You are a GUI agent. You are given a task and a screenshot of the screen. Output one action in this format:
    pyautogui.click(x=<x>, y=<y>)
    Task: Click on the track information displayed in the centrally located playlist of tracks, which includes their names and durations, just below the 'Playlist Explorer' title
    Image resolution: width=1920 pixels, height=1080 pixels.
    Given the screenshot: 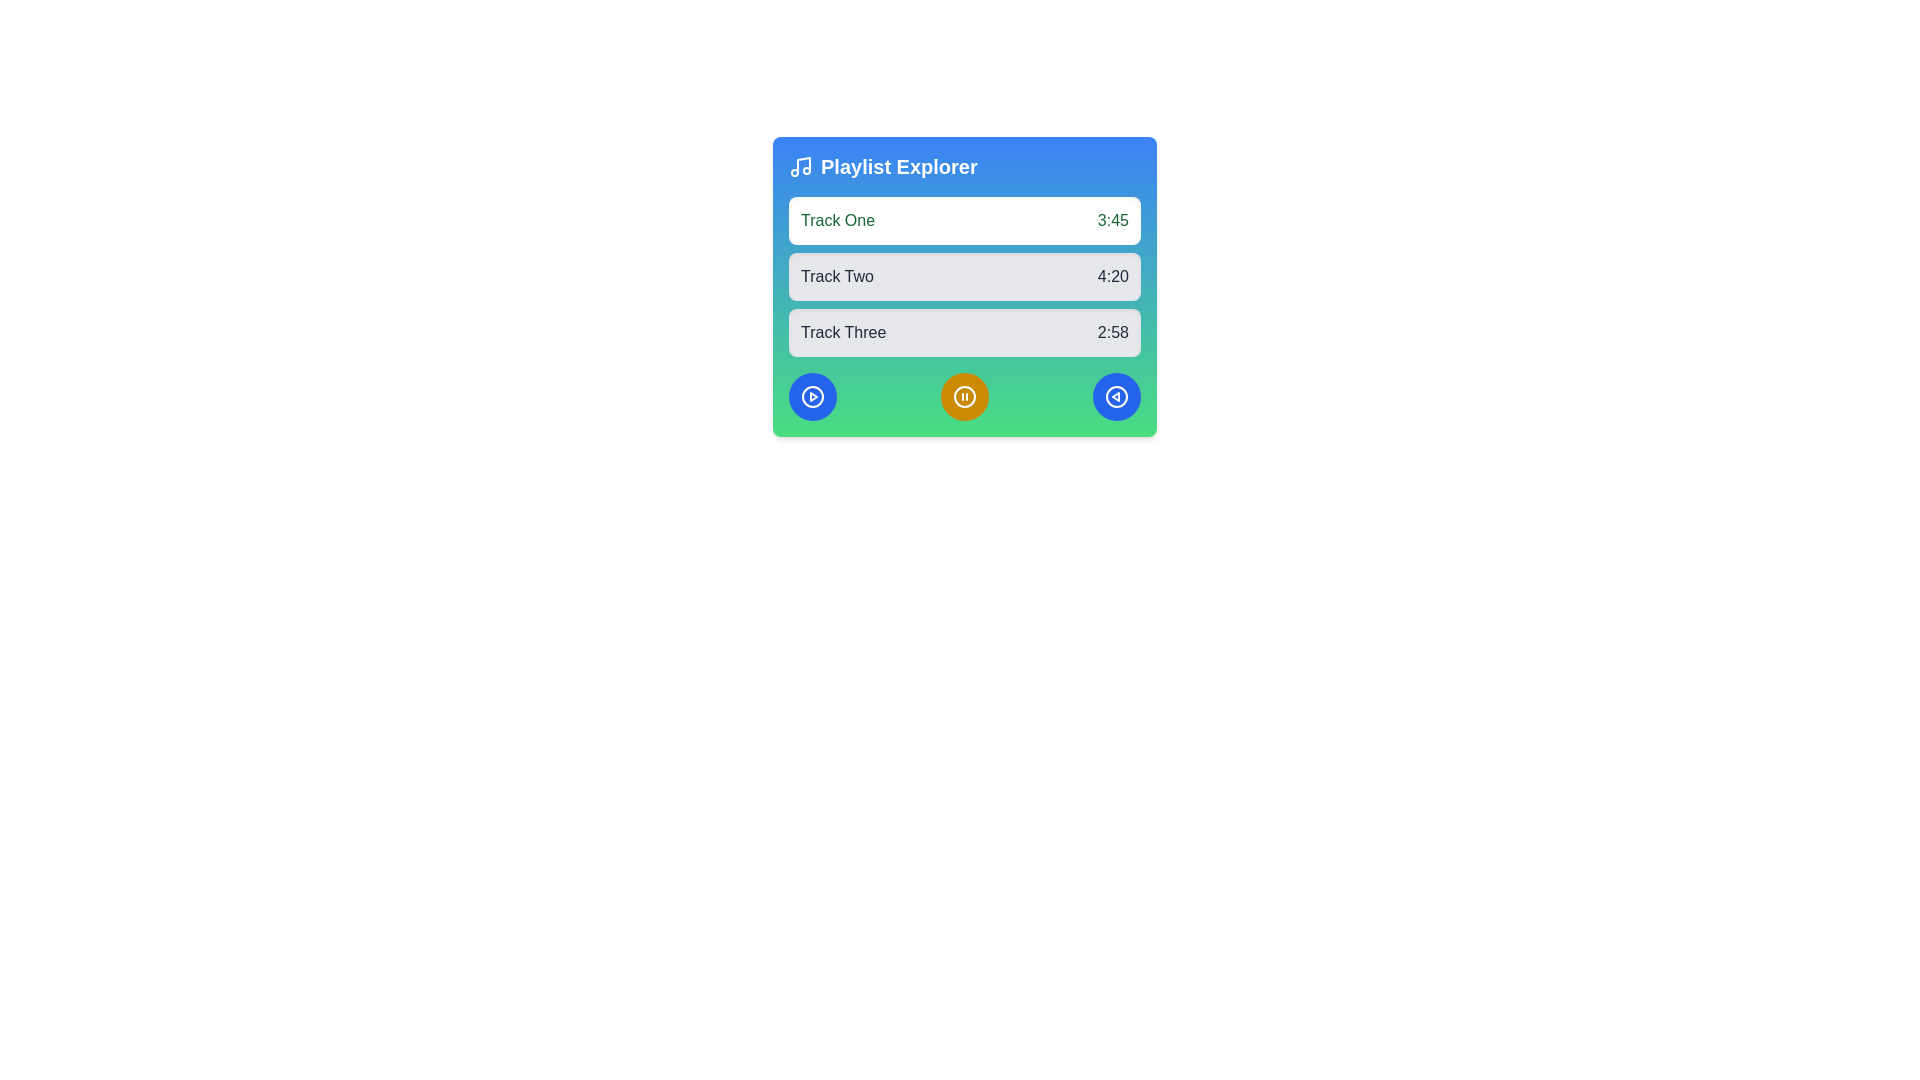 What is the action you would take?
    pyautogui.click(x=964, y=277)
    